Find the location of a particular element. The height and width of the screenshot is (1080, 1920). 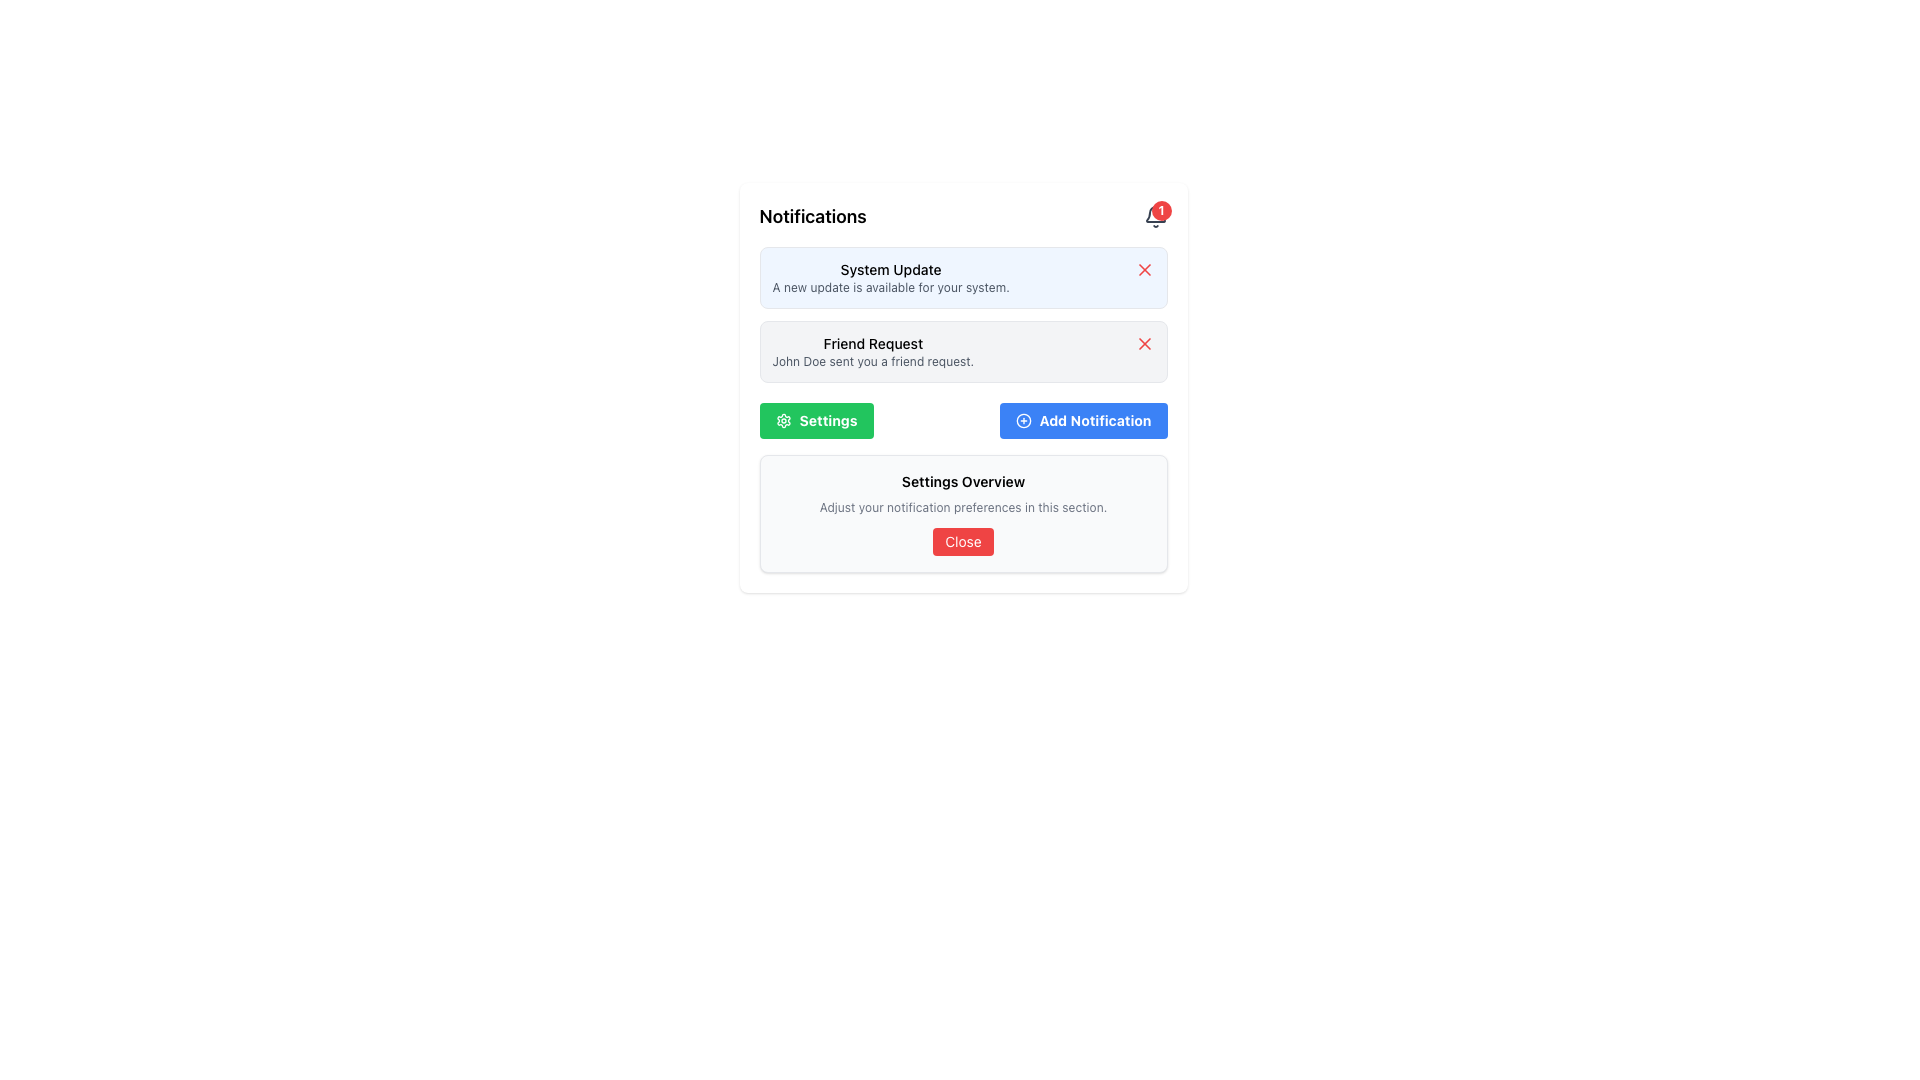

the SVG icon shaped like a gear, which symbolizes settings, located inside a green button labeled 'Settings' in the notification panel is located at coordinates (782, 419).